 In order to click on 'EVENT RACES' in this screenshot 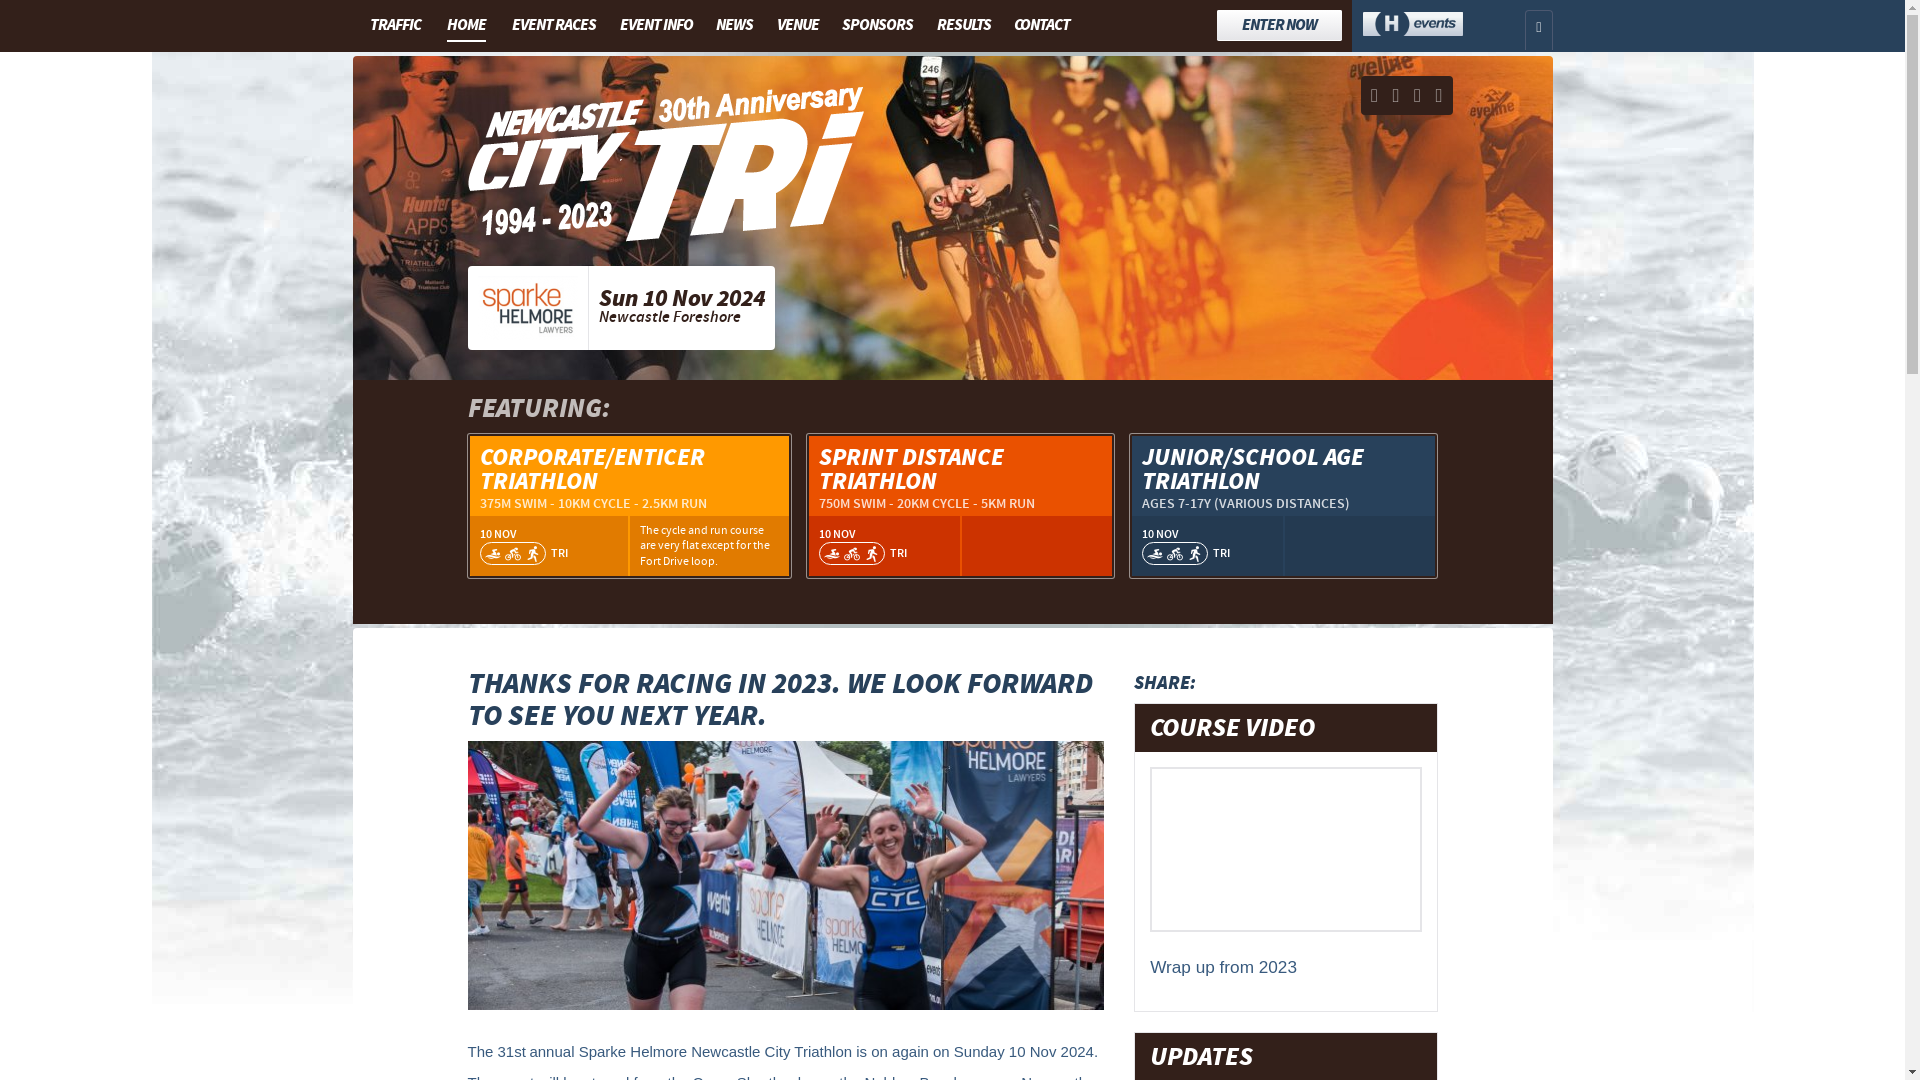, I will do `click(553, 24)`.